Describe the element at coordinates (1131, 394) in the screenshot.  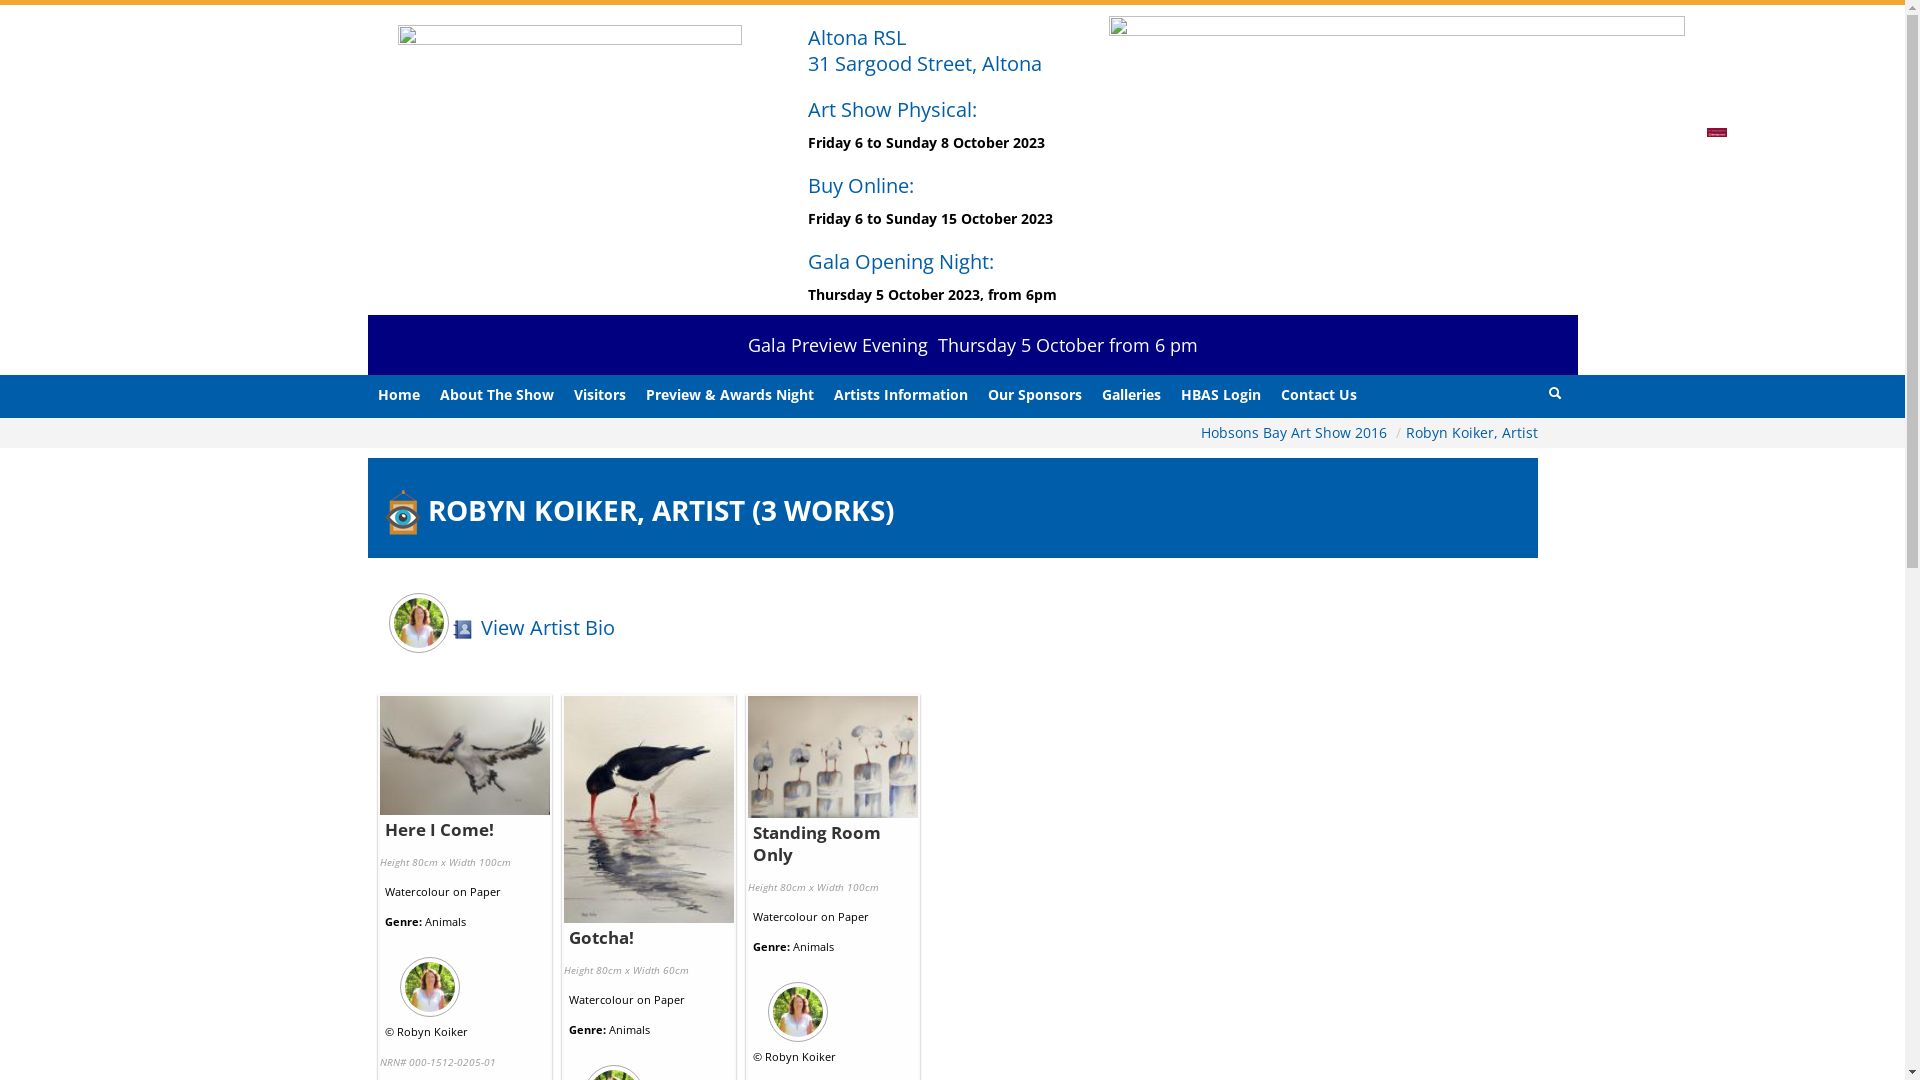
I see `'Galleries'` at that location.